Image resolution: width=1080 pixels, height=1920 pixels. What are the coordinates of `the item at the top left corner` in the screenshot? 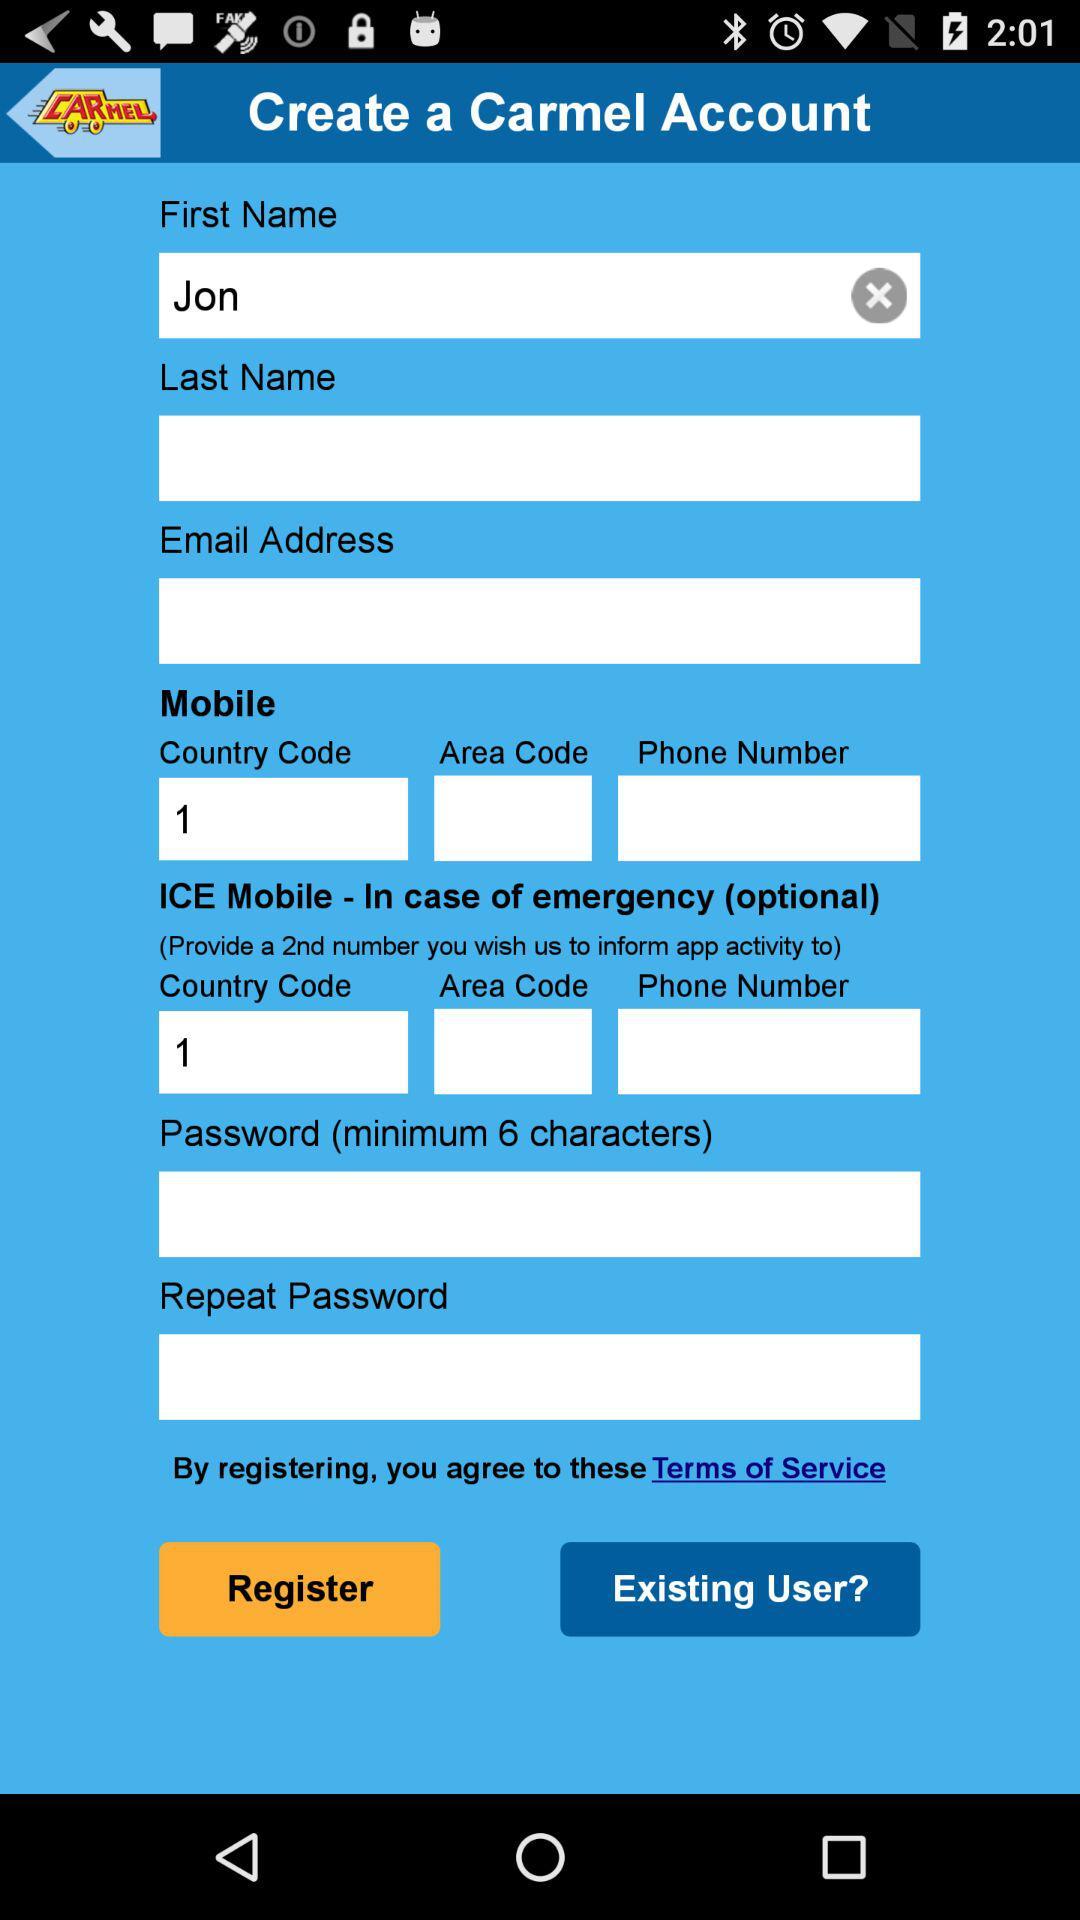 It's located at (80, 111).